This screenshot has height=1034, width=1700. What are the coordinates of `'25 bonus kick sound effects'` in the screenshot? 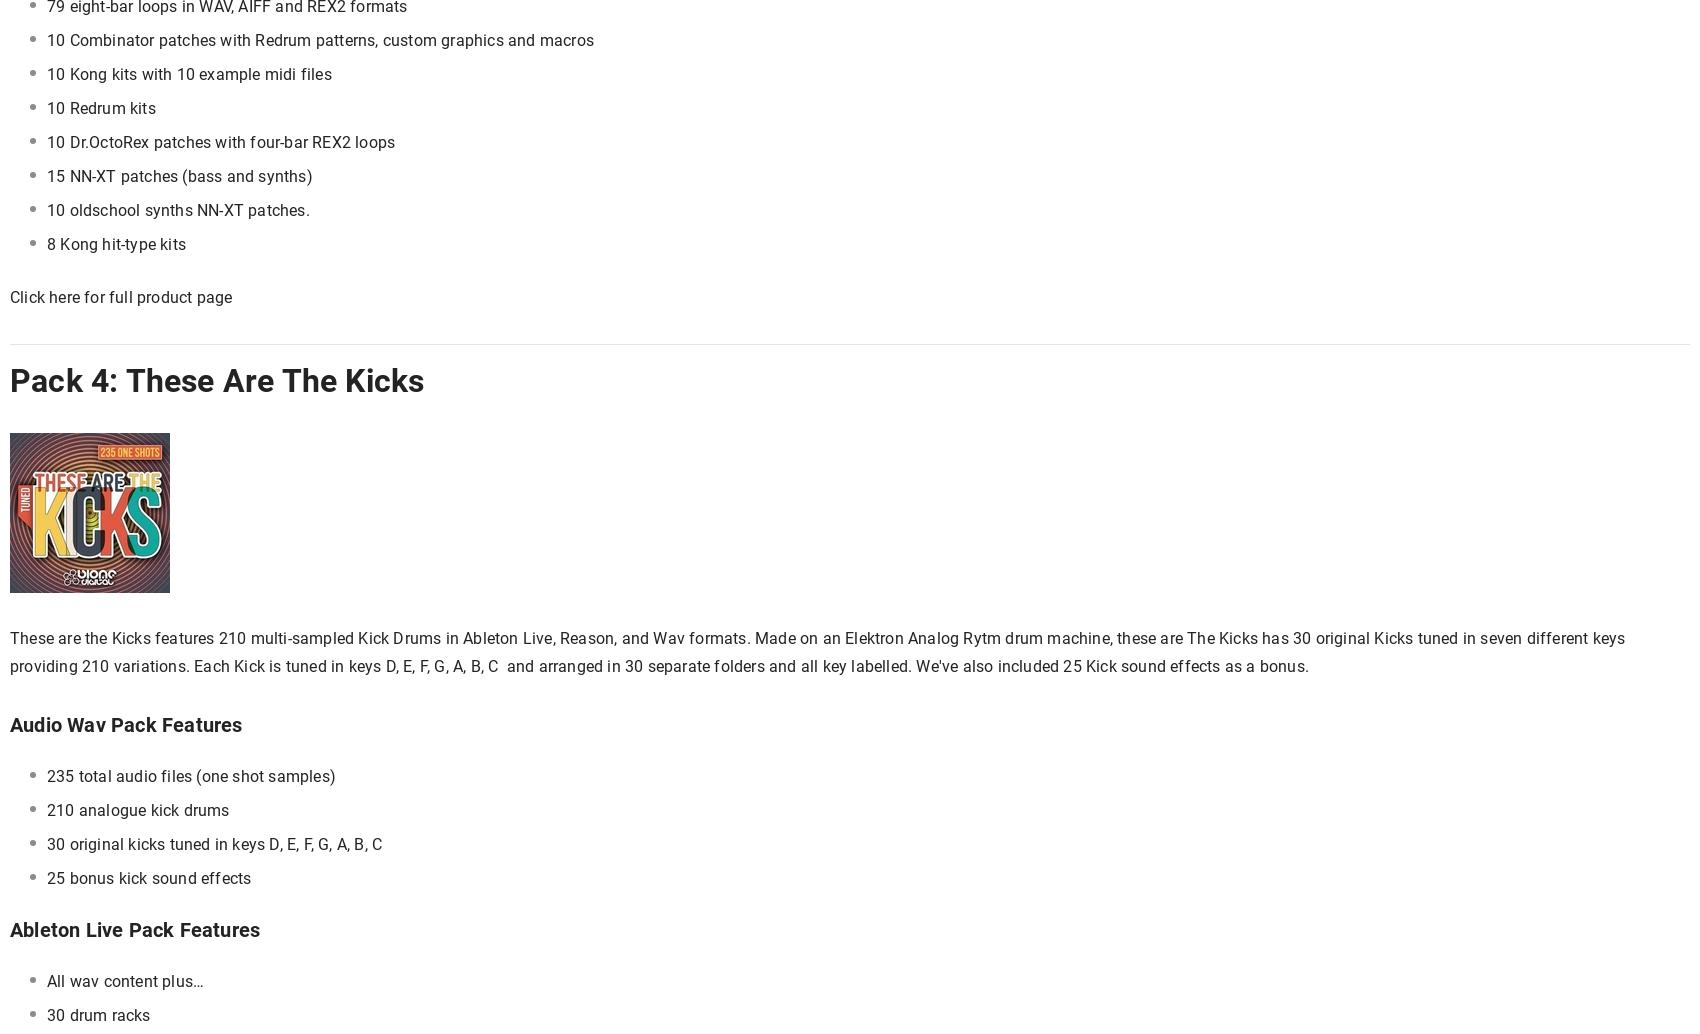 It's located at (147, 877).